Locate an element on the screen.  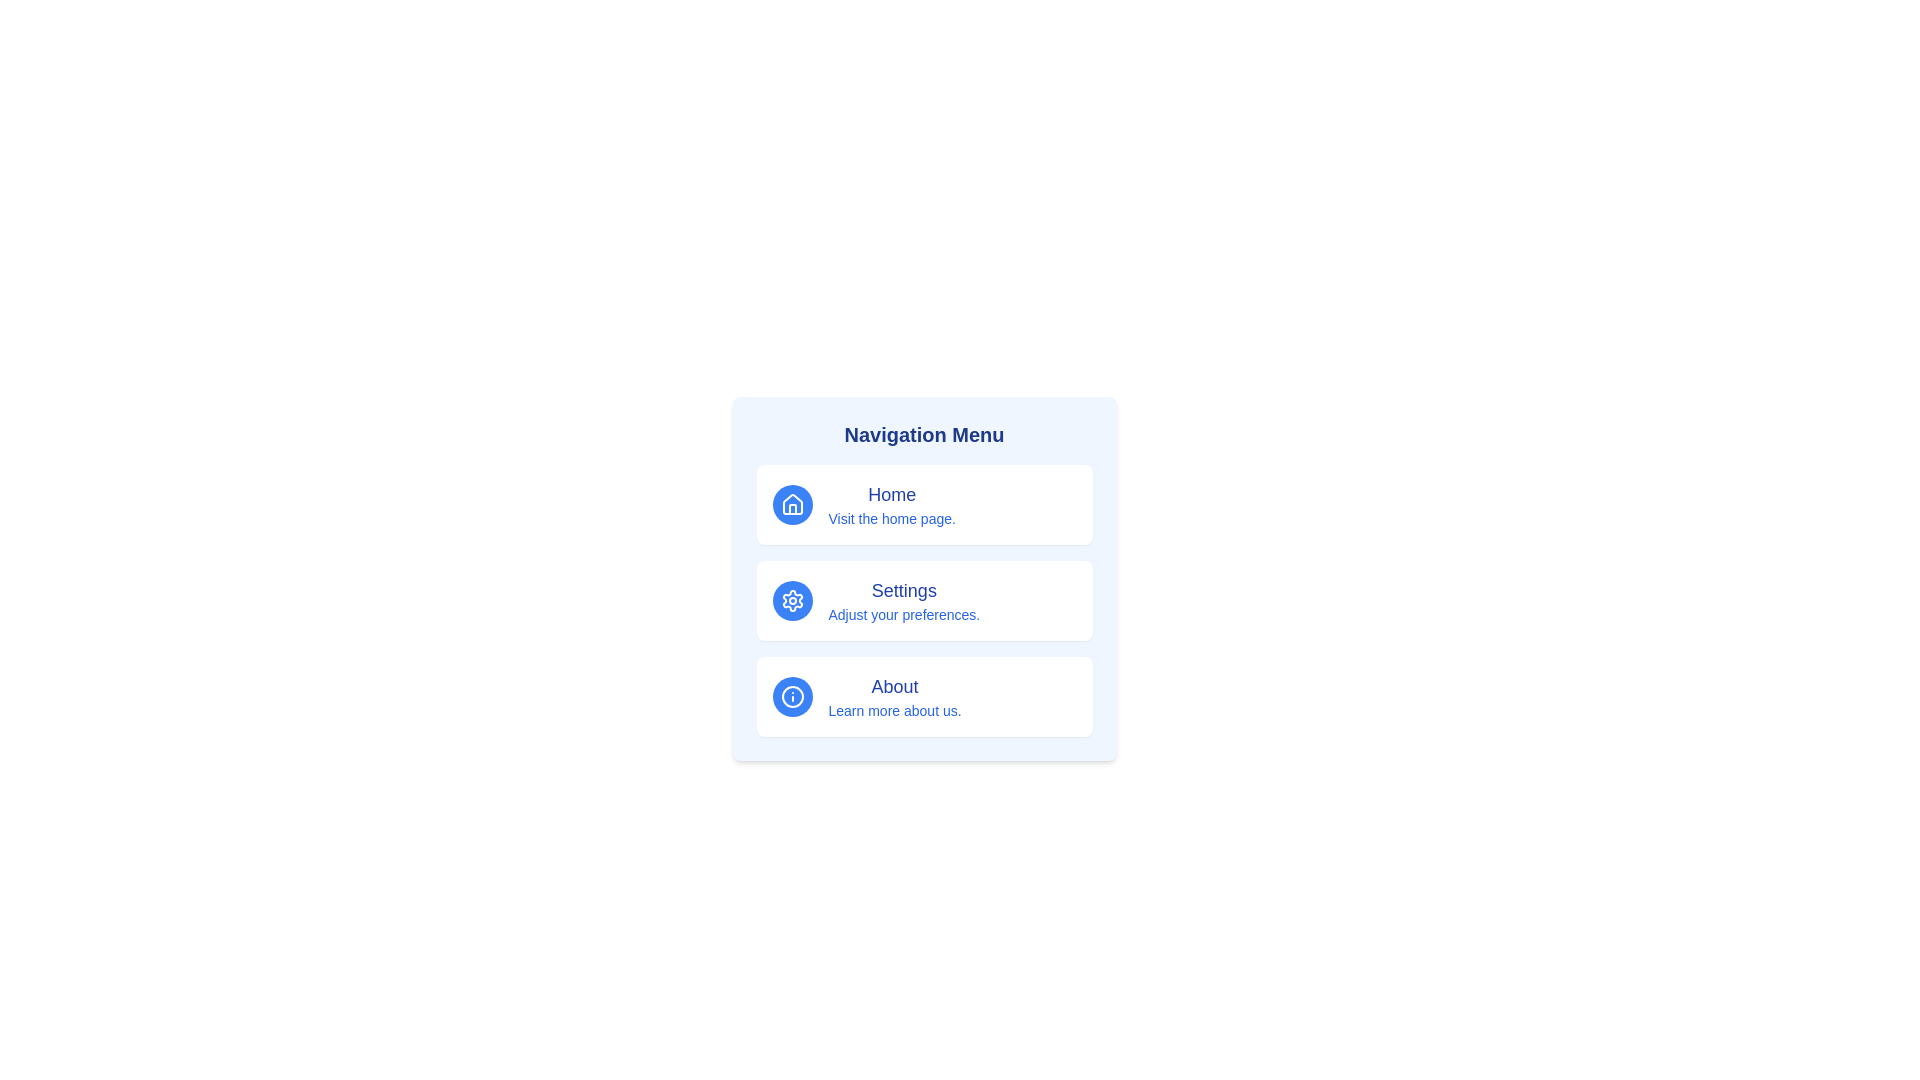
text label that combines a title 'Home' and a description 'Visit the home page.' in the navigation menu entry, located in the first card of the vertically stacked list of cards is located at coordinates (891, 504).